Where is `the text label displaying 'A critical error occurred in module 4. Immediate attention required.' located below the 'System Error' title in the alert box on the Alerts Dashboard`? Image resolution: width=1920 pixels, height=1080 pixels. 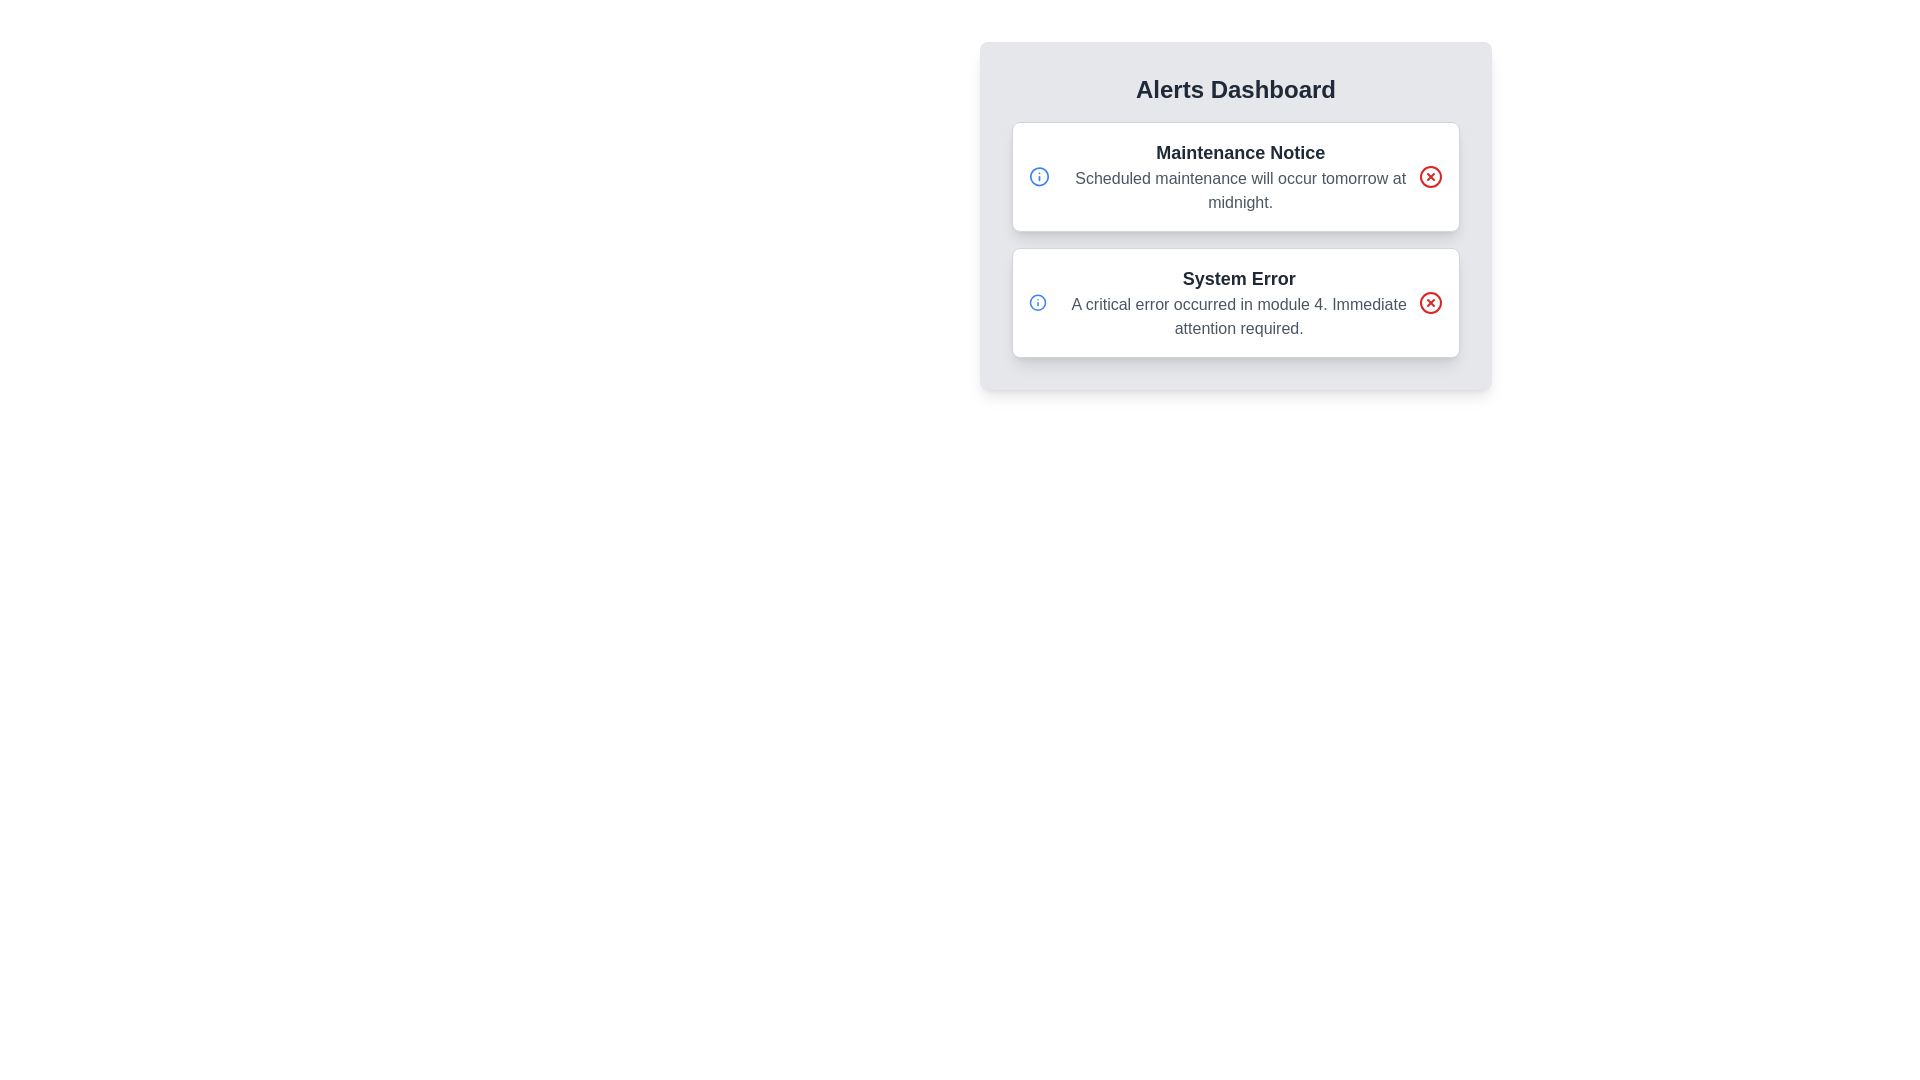 the text label displaying 'A critical error occurred in module 4. Immediate attention required.' located below the 'System Error' title in the alert box on the Alerts Dashboard is located at coordinates (1238, 315).